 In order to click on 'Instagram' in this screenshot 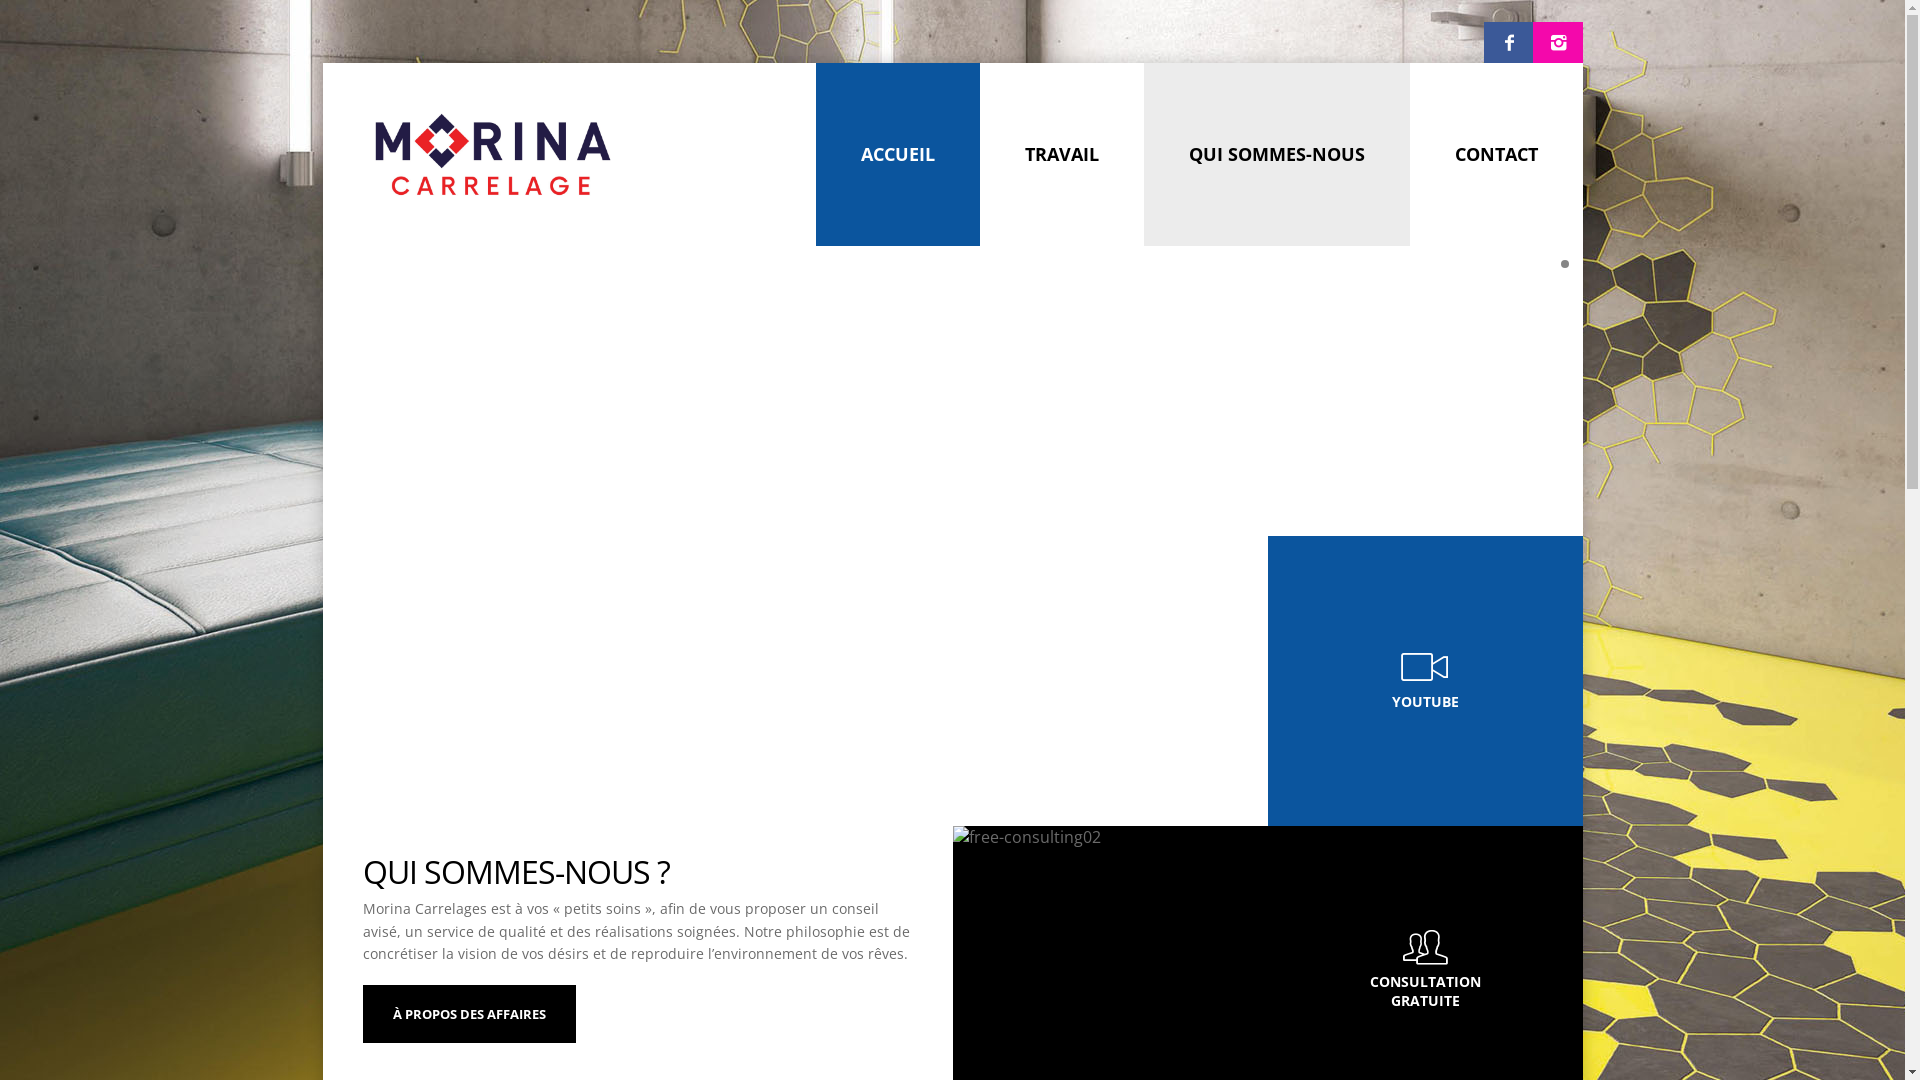, I will do `click(1556, 42)`.